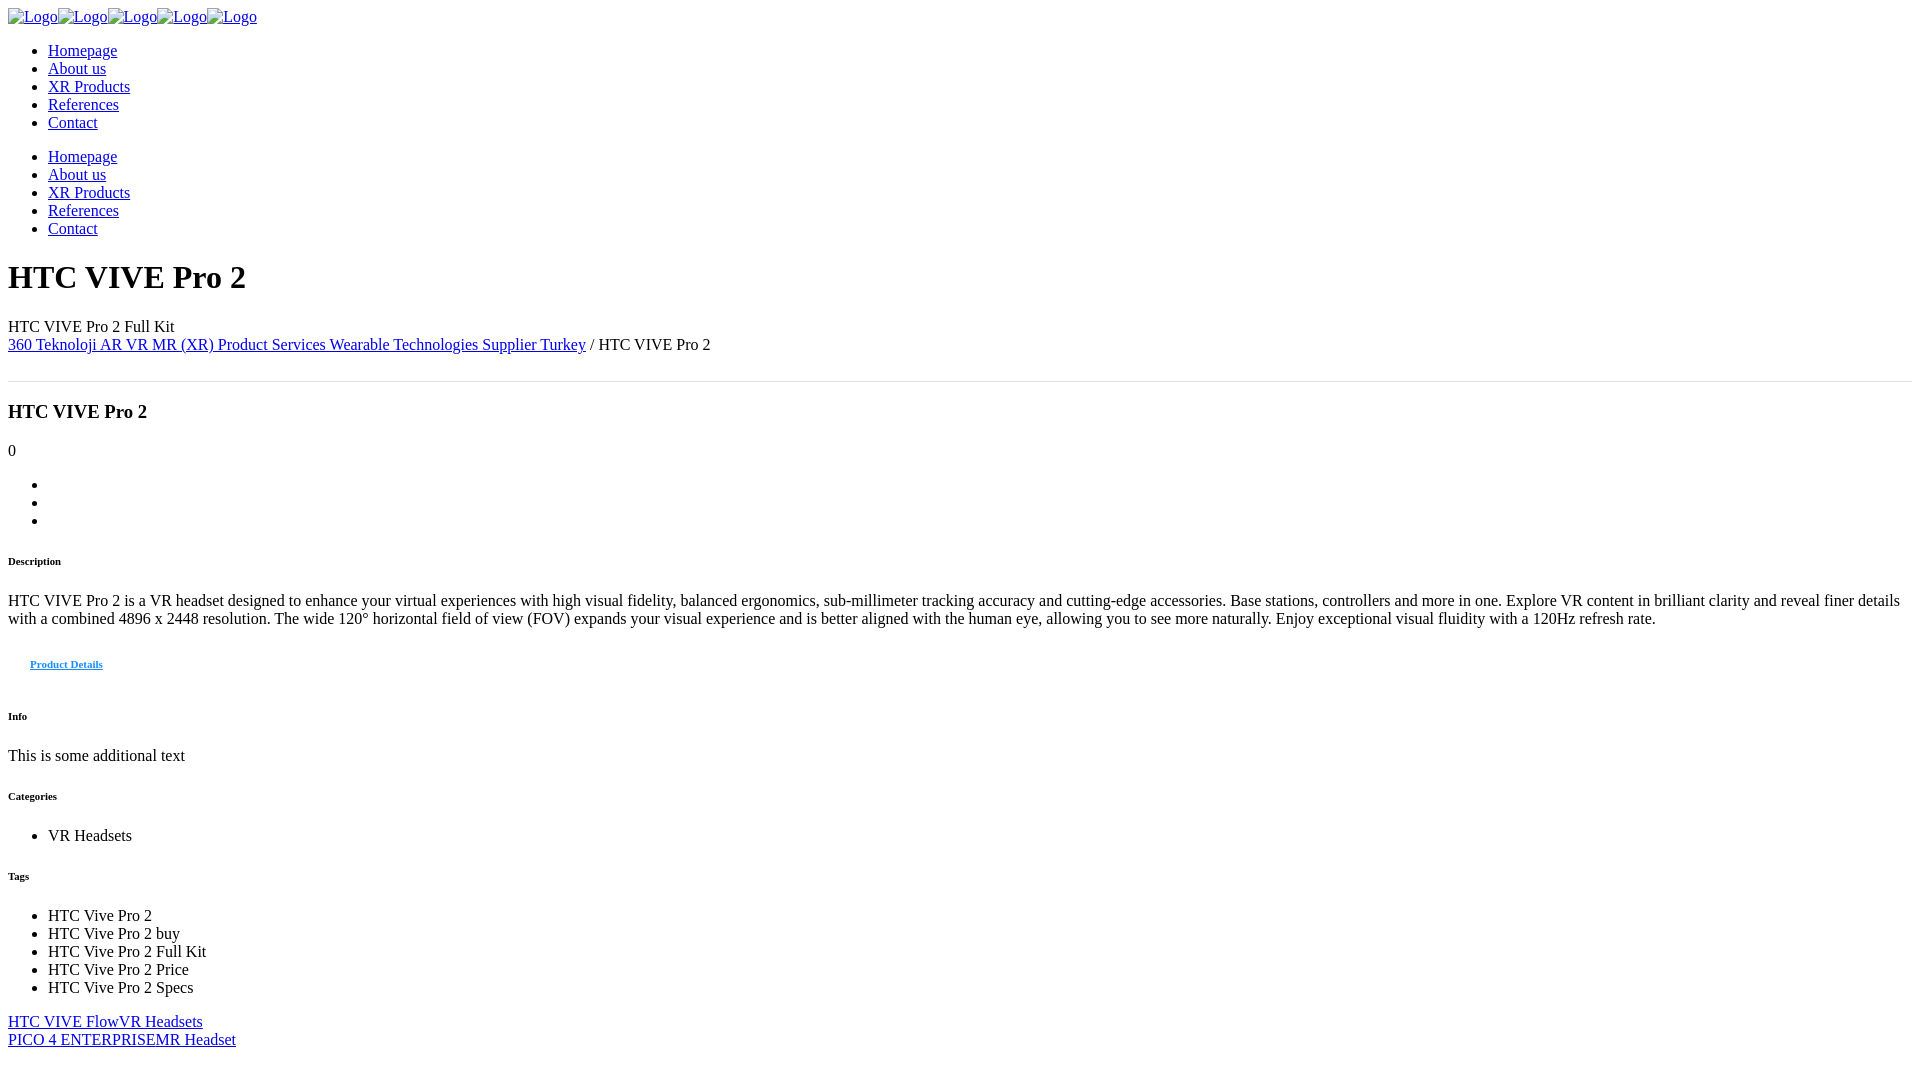 The height and width of the screenshot is (1080, 1920). I want to click on 'Homepage', so click(48, 49).